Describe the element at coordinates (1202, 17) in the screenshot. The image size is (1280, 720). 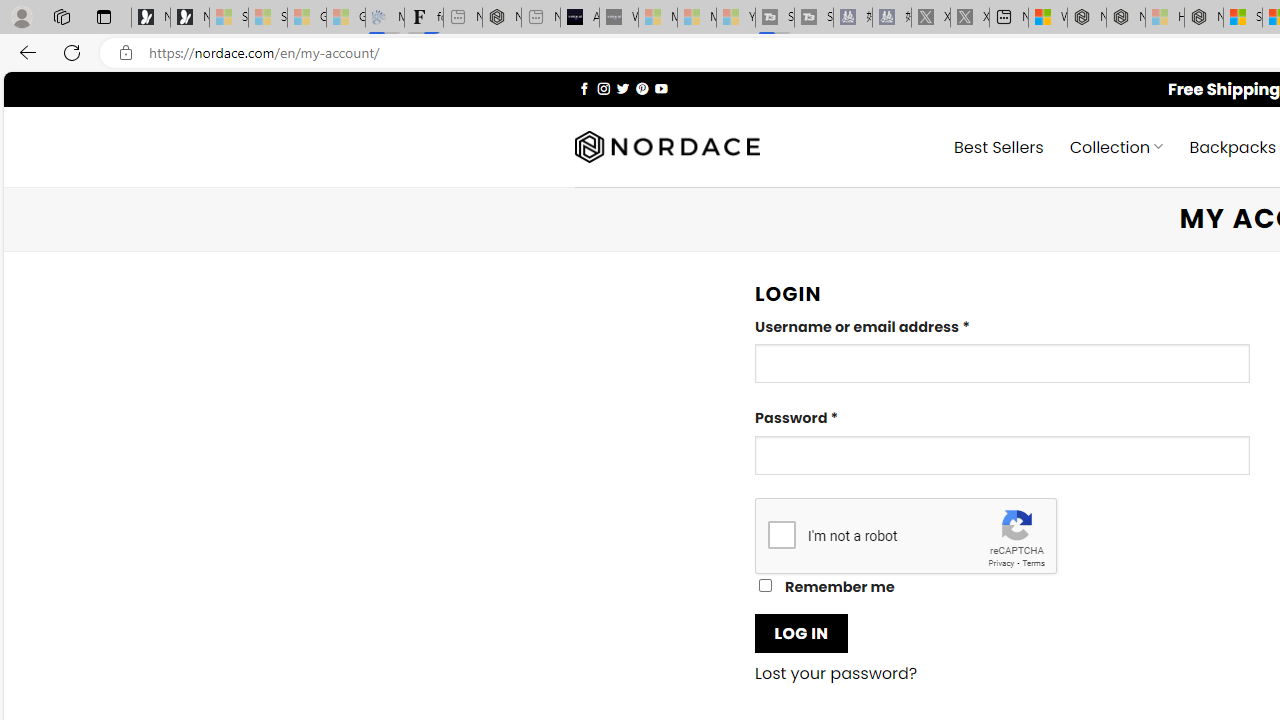
I see `'Nordace - Nordace Siena Is Not An Ordinary Backpack'` at that location.